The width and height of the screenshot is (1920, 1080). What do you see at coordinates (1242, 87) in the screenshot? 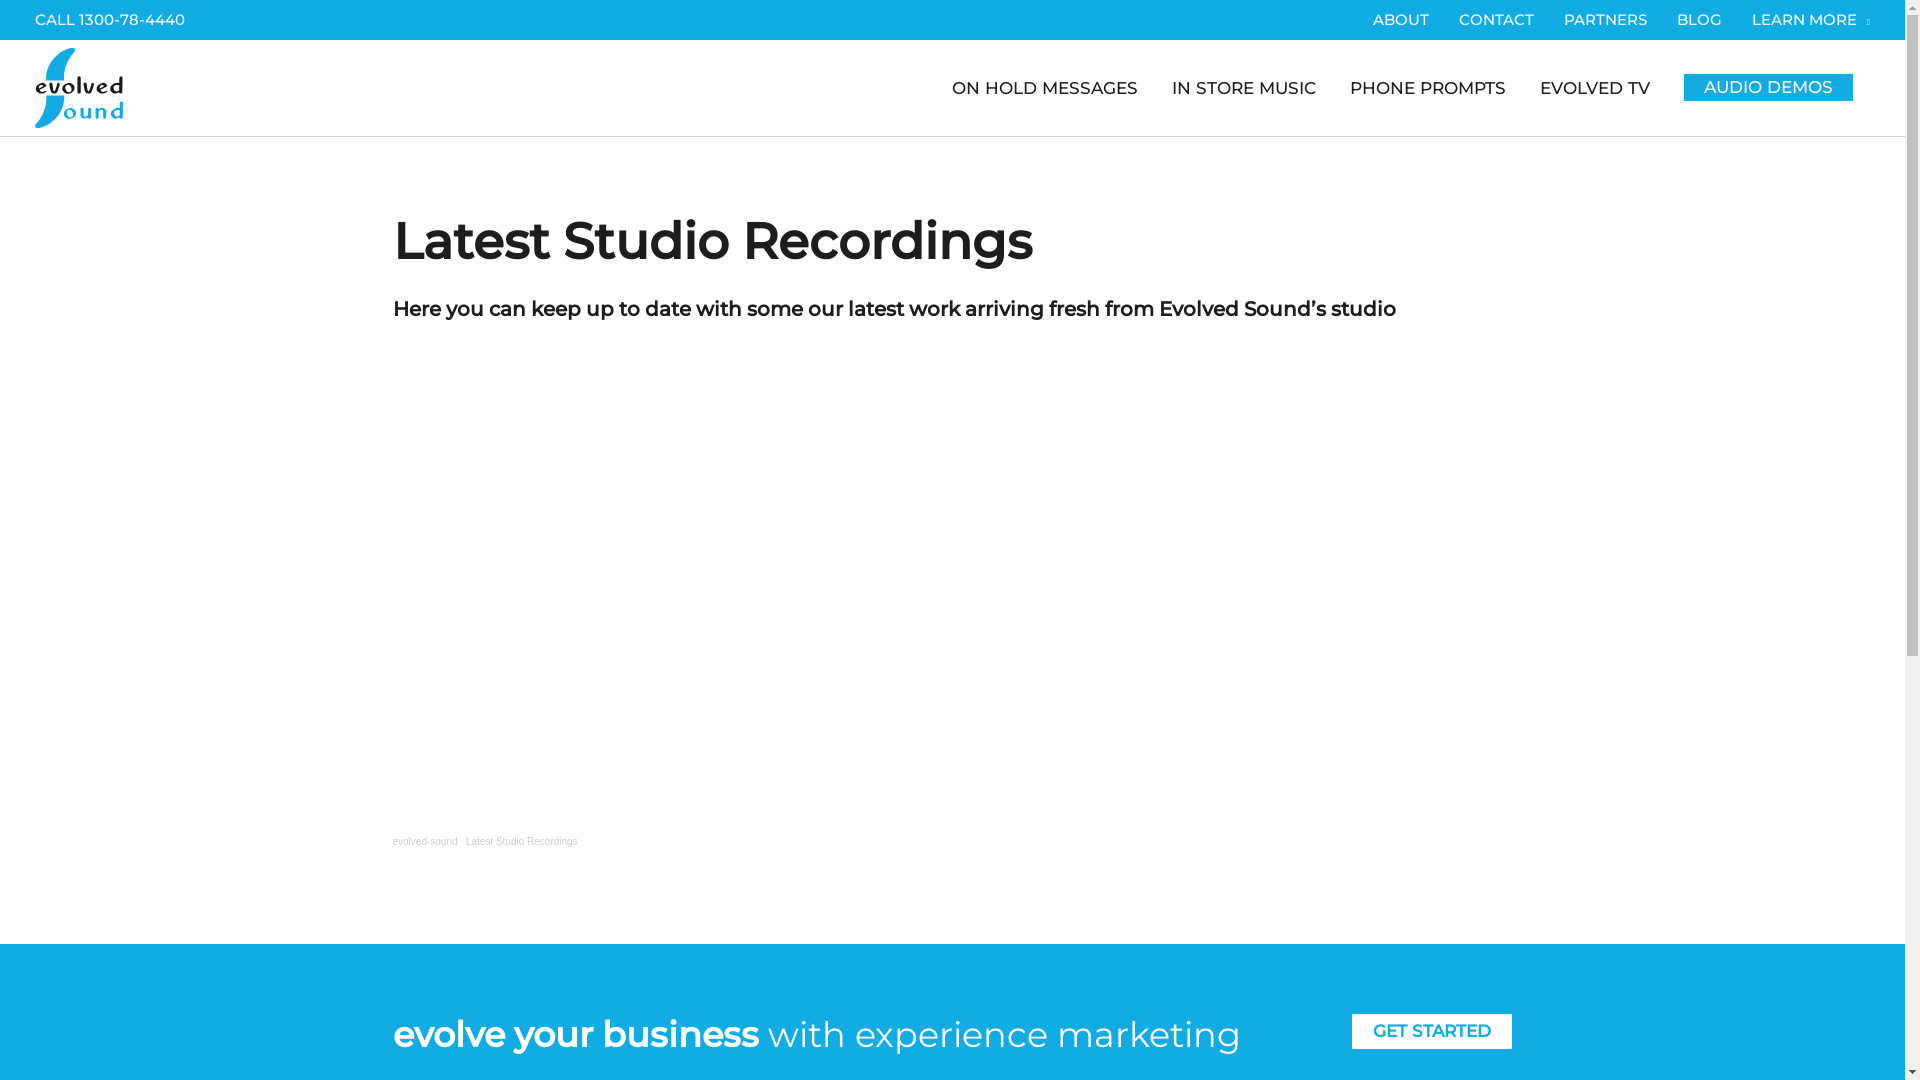
I see `'IN STORE MUSIC'` at bounding box center [1242, 87].